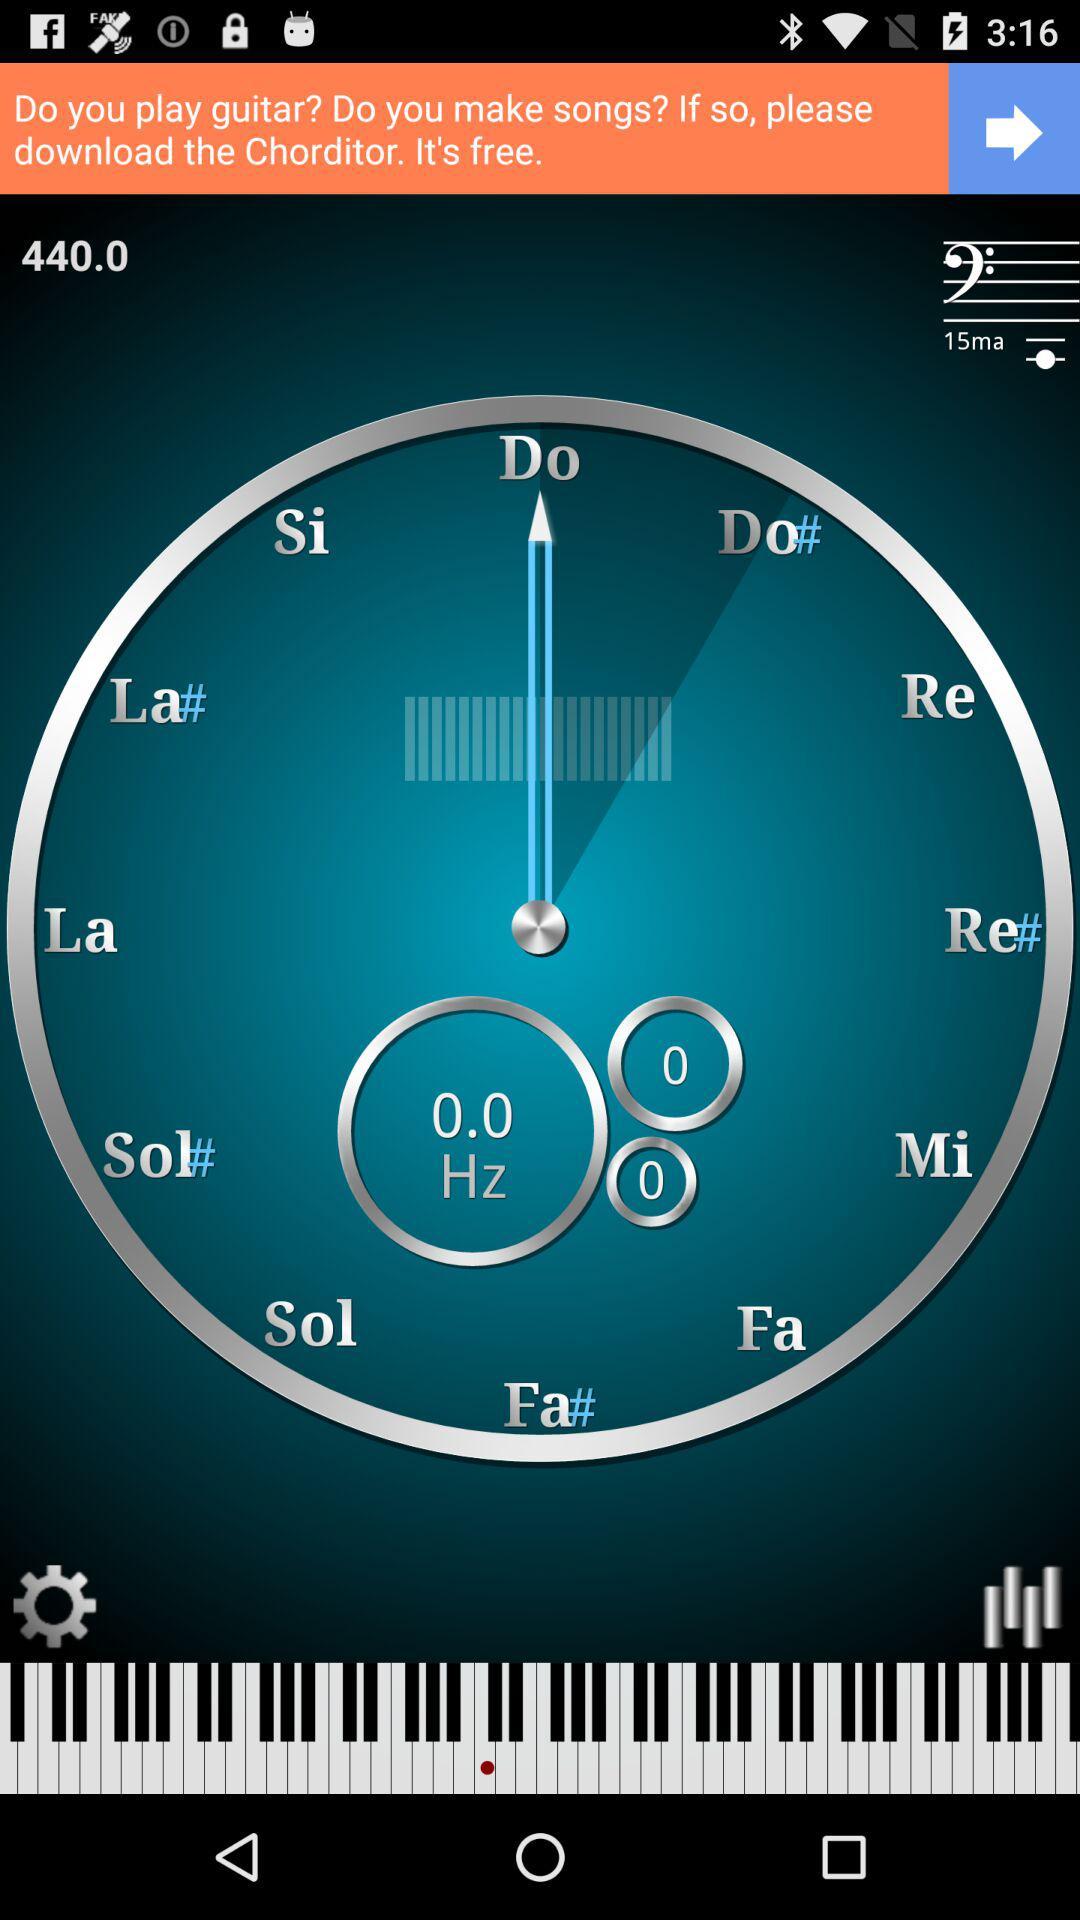 This screenshot has height=1920, width=1080. Describe the element at coordinates (1011, 280) in the screenshot. I see `the item to the right of 440.0` at that location.